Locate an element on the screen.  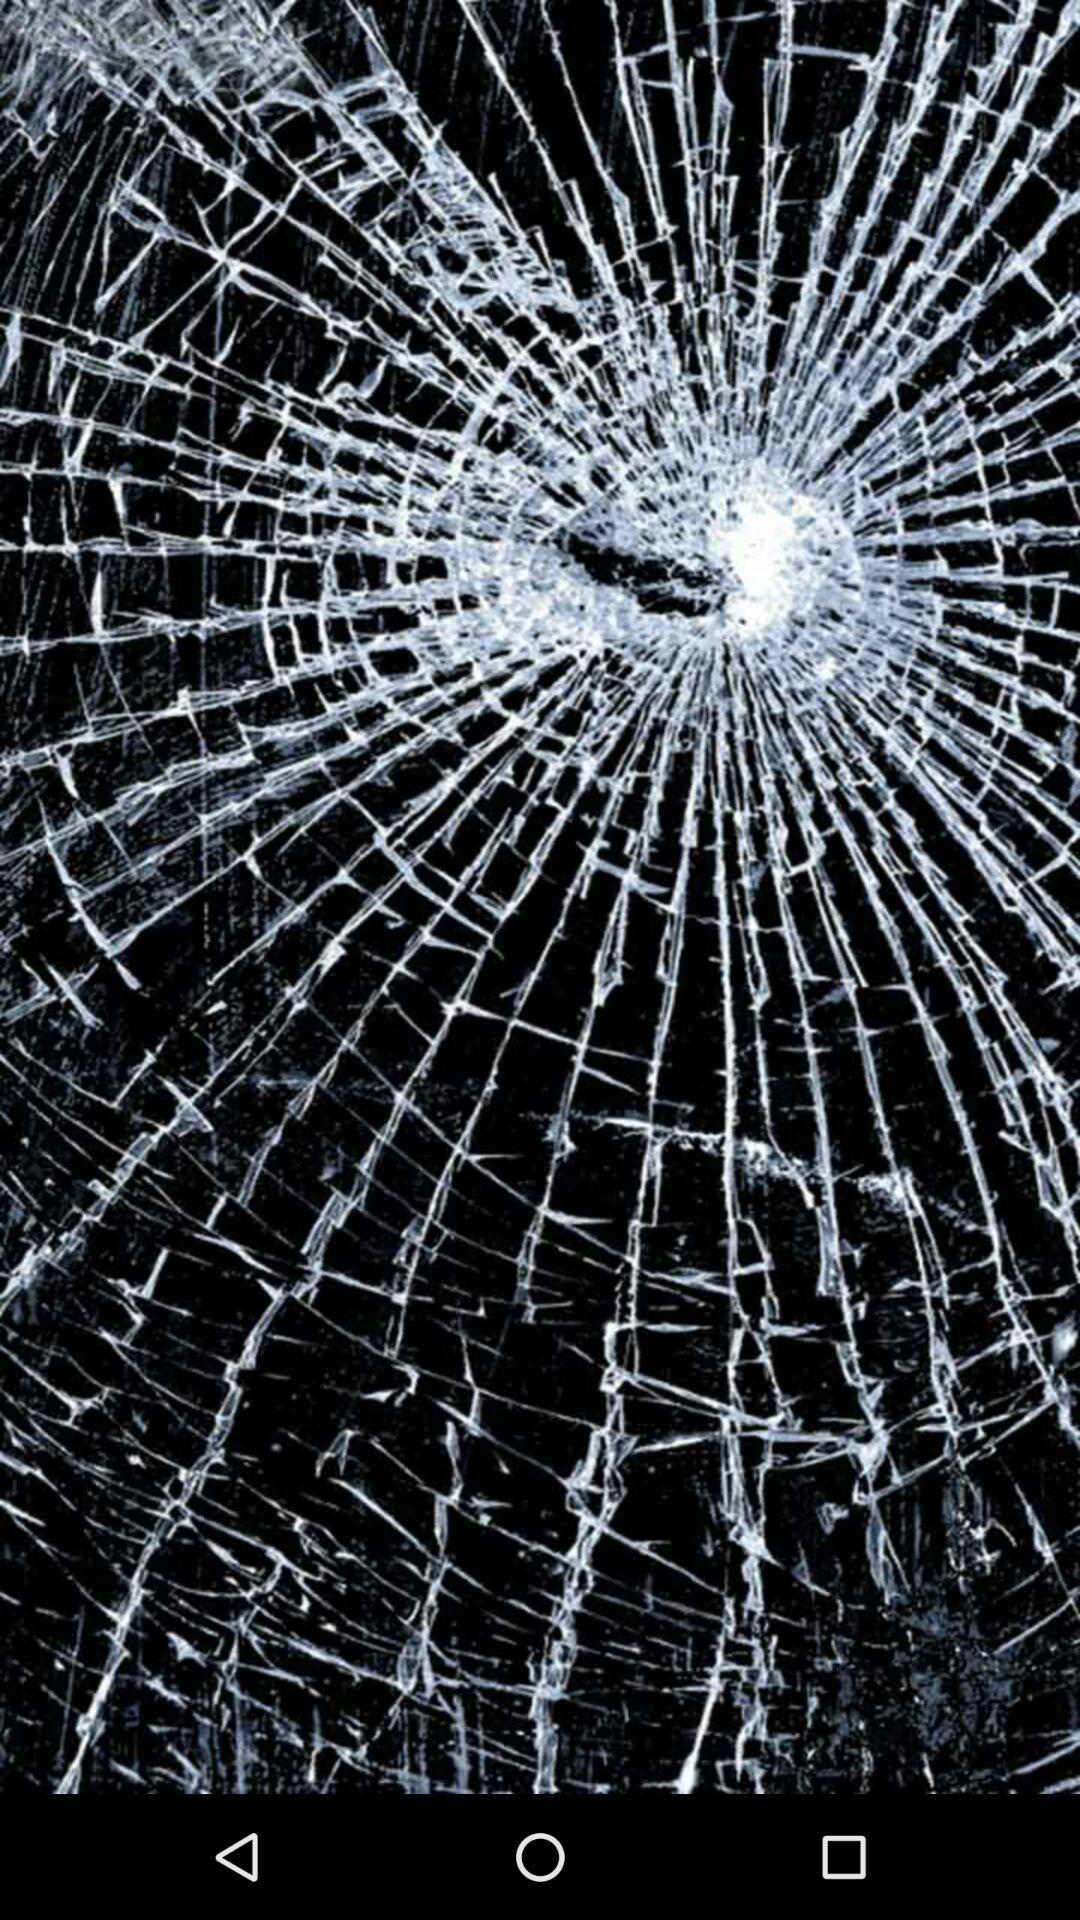
the more icon is located at coordinates (538, 924).